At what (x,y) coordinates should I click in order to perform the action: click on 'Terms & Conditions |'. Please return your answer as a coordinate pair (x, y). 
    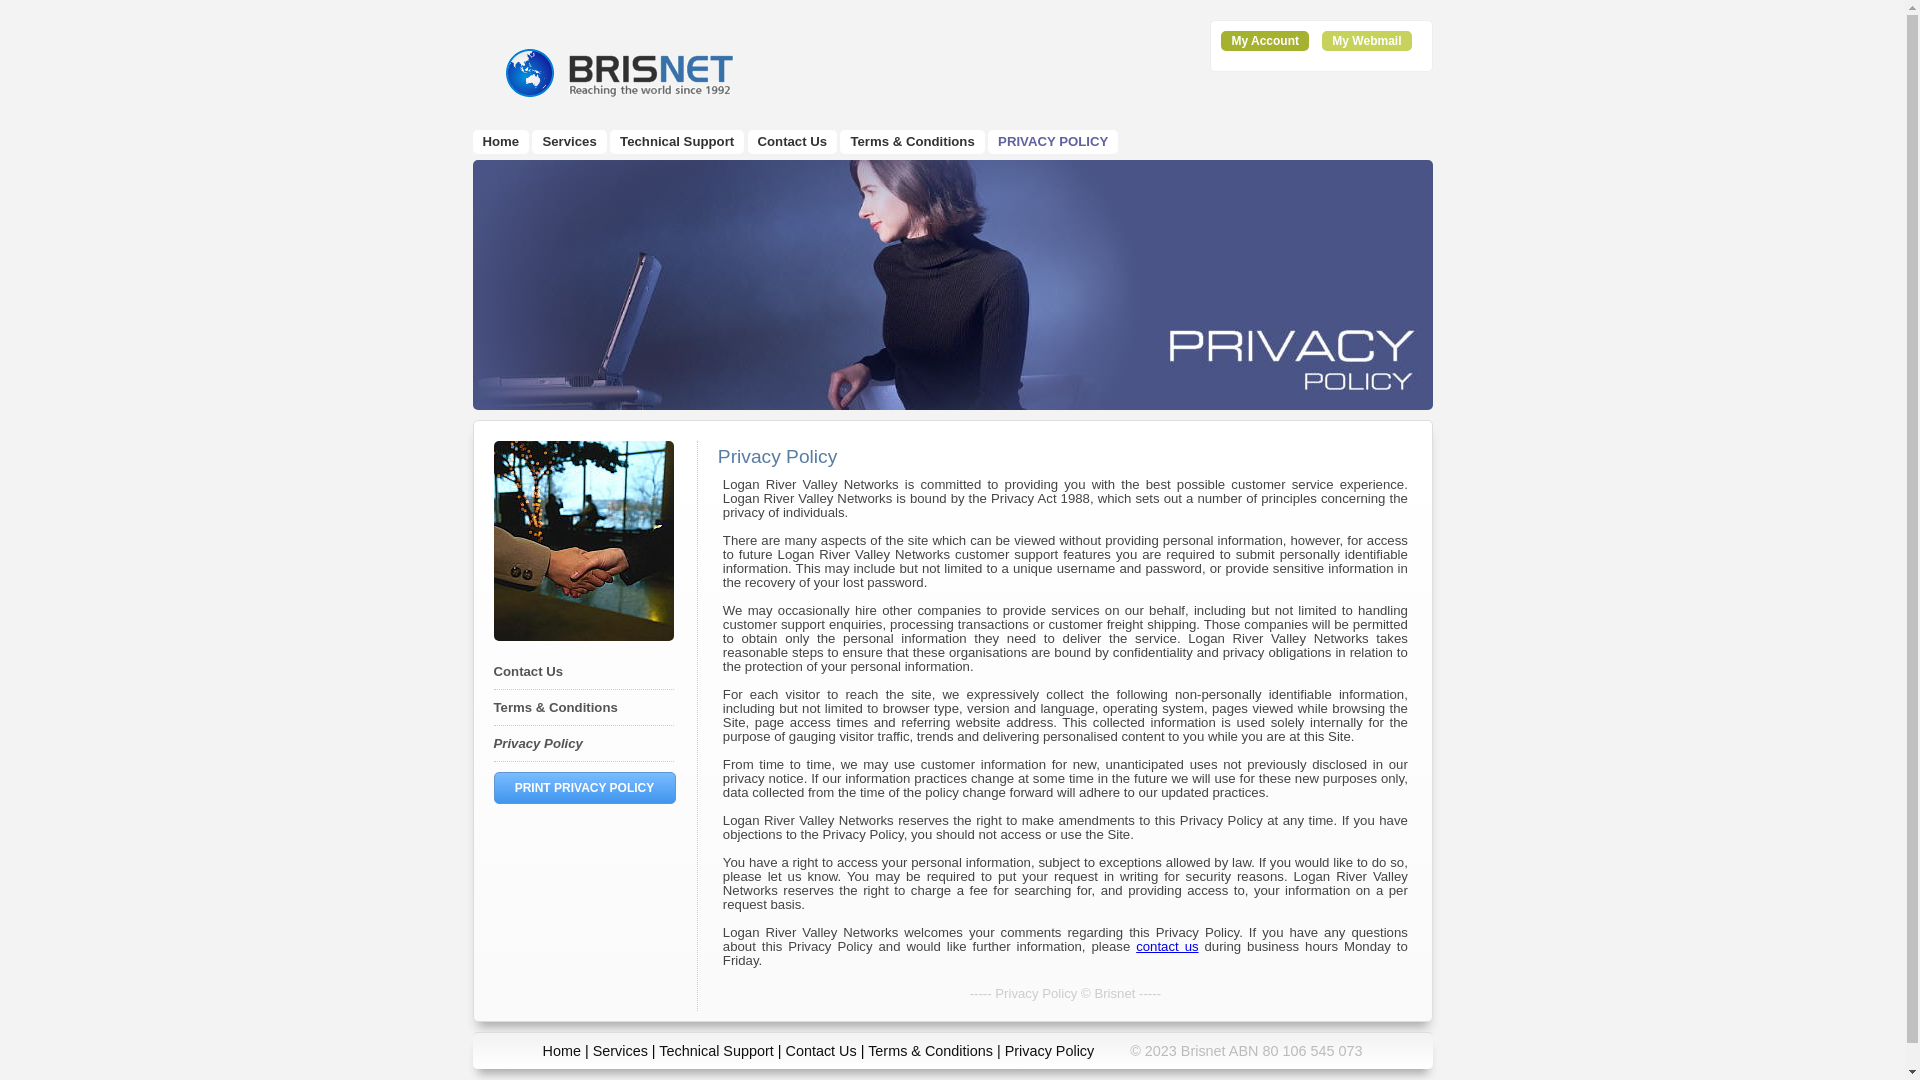
    Looking at the image, I should click on (935, 1049).